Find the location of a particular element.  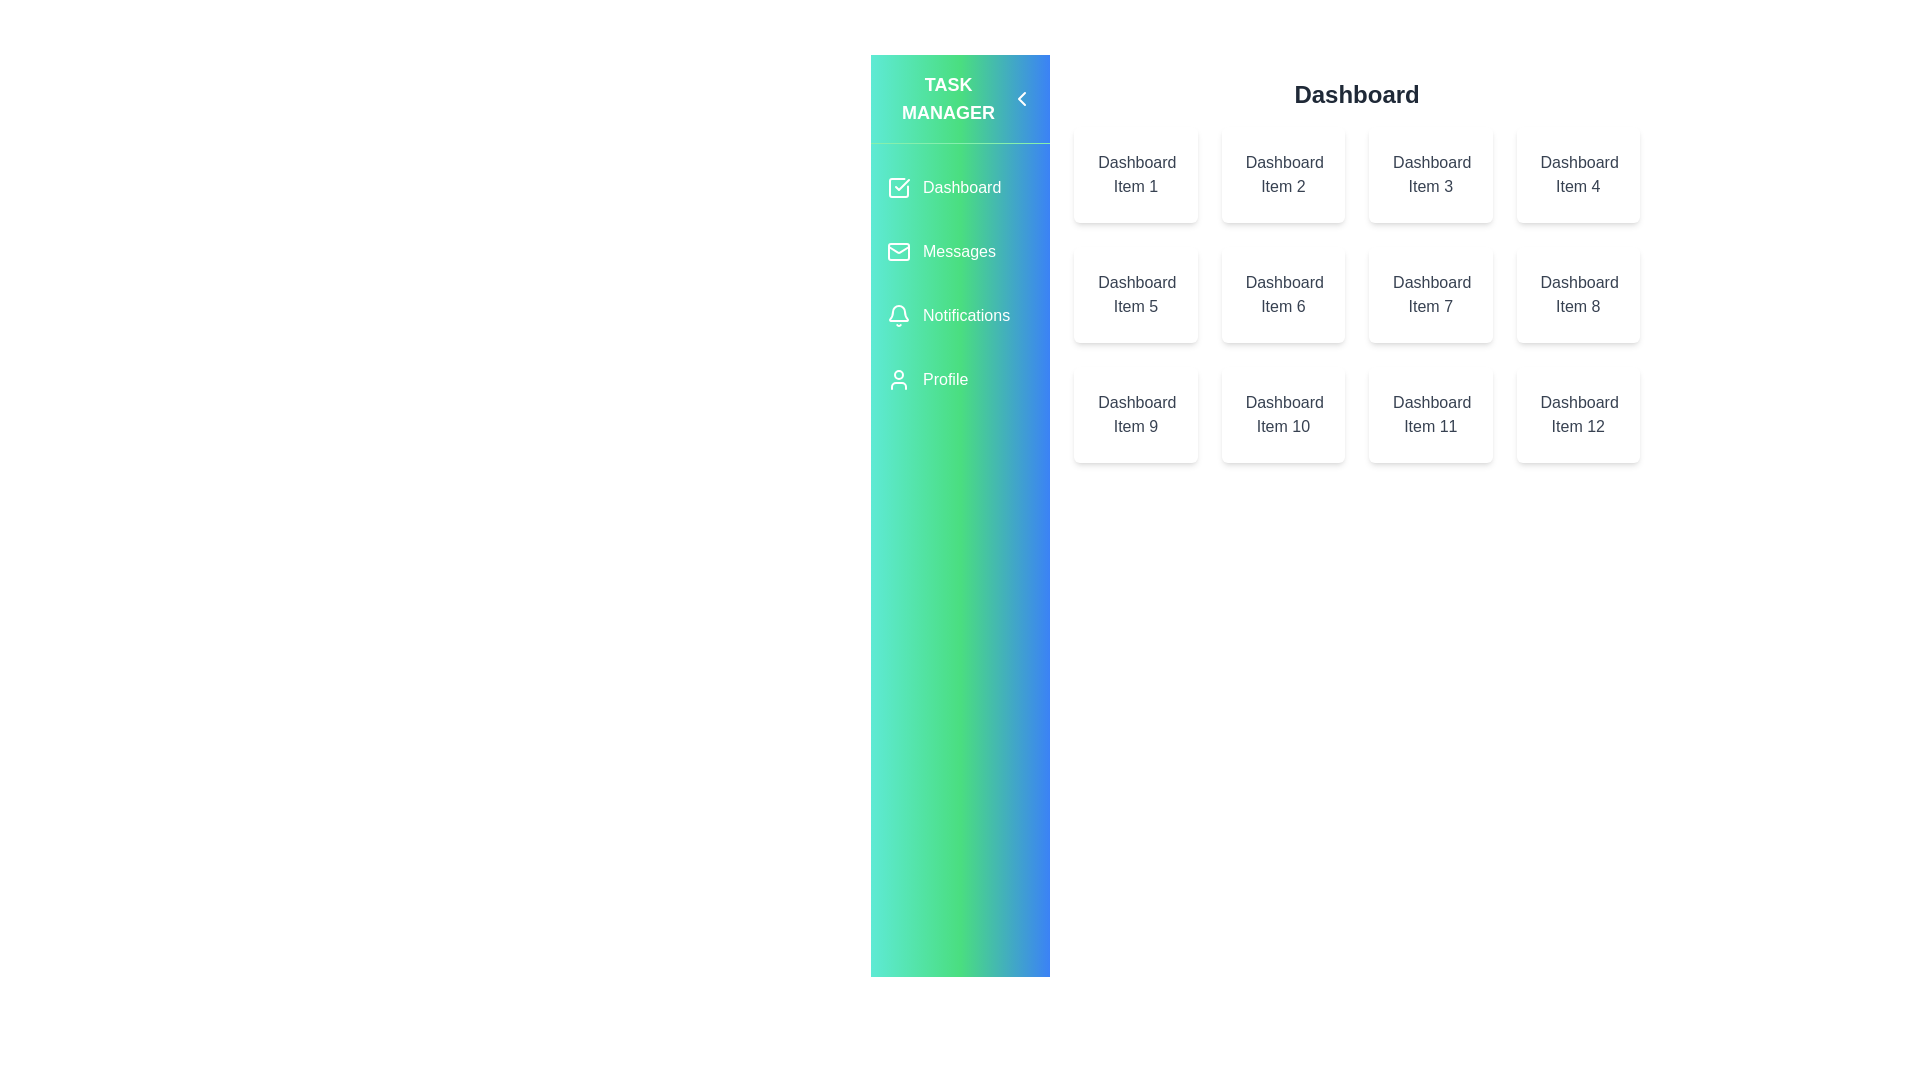

the Messages section in the sidebar is located at coordinates (960, 250).